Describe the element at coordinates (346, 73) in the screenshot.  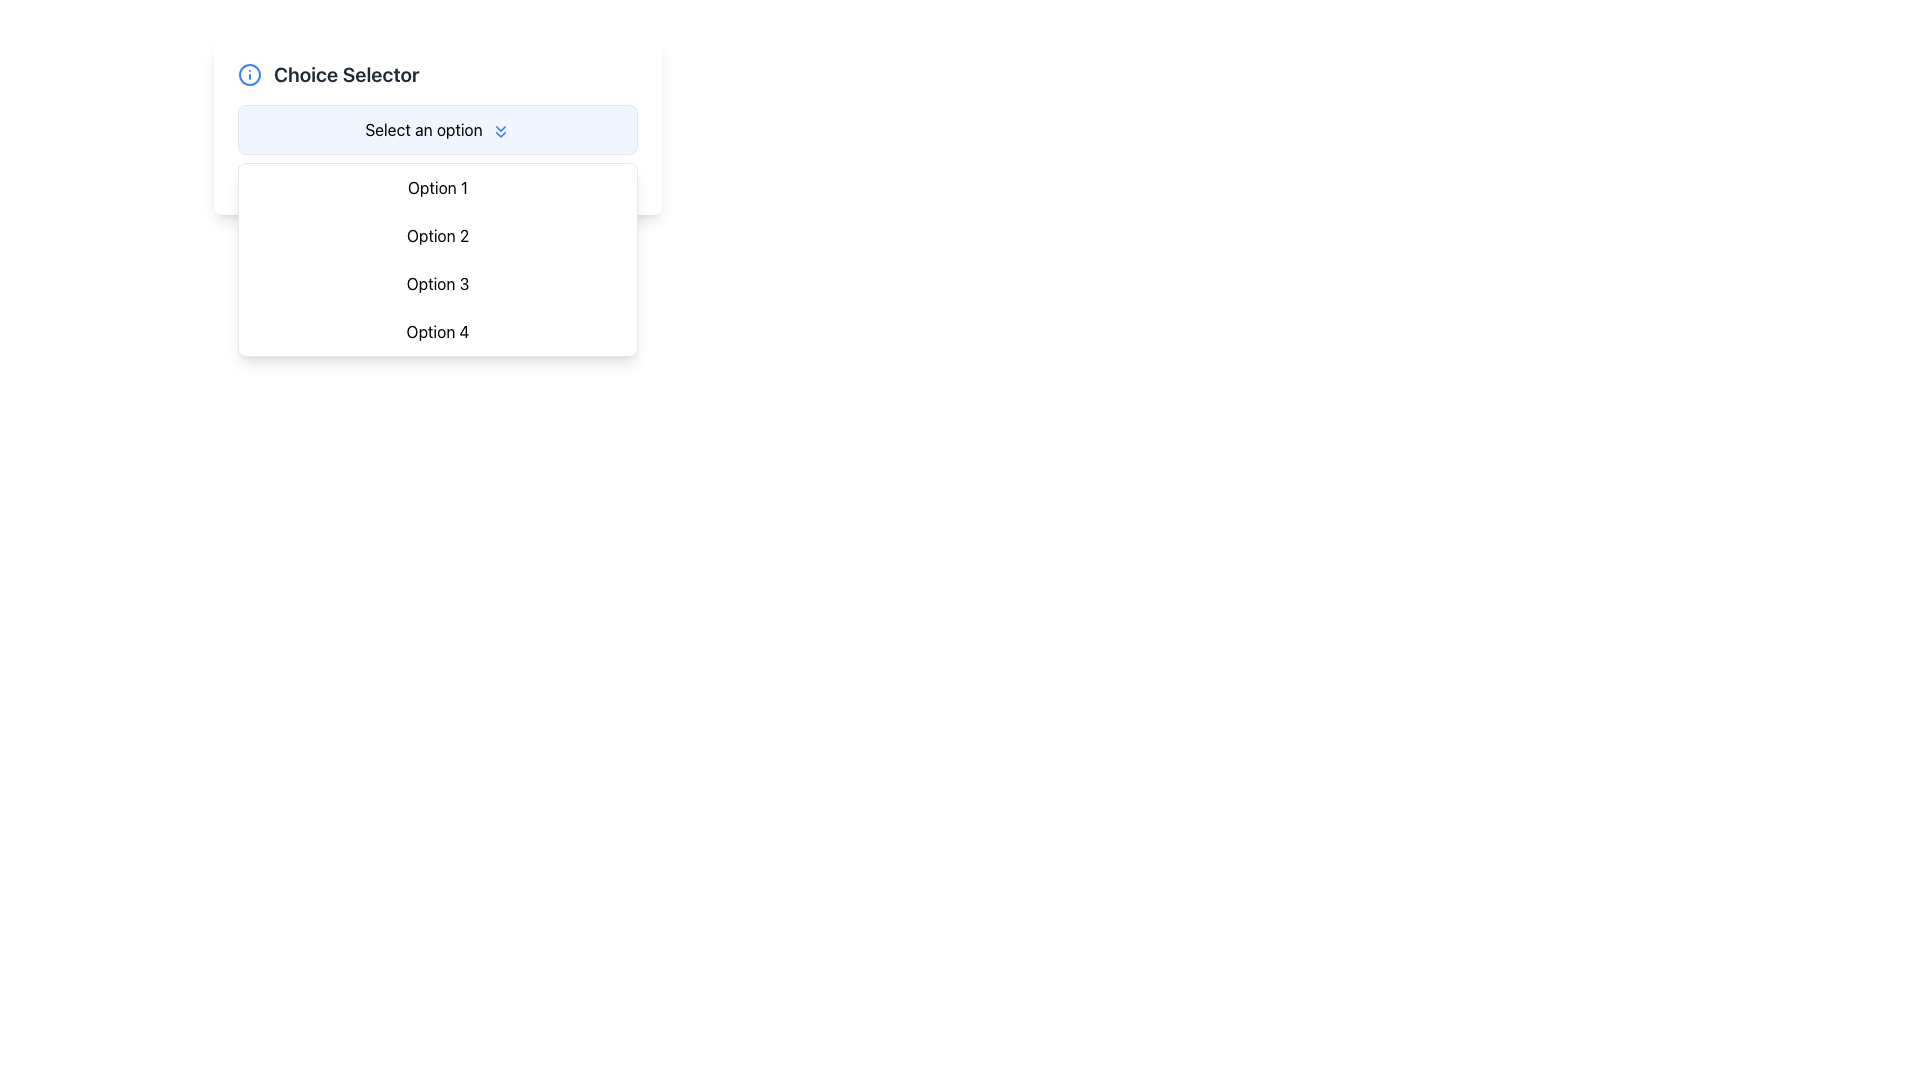
I see `text from the Text Label that serves as a heading for the dropdown menu, located at the top of the selection module` at that location.